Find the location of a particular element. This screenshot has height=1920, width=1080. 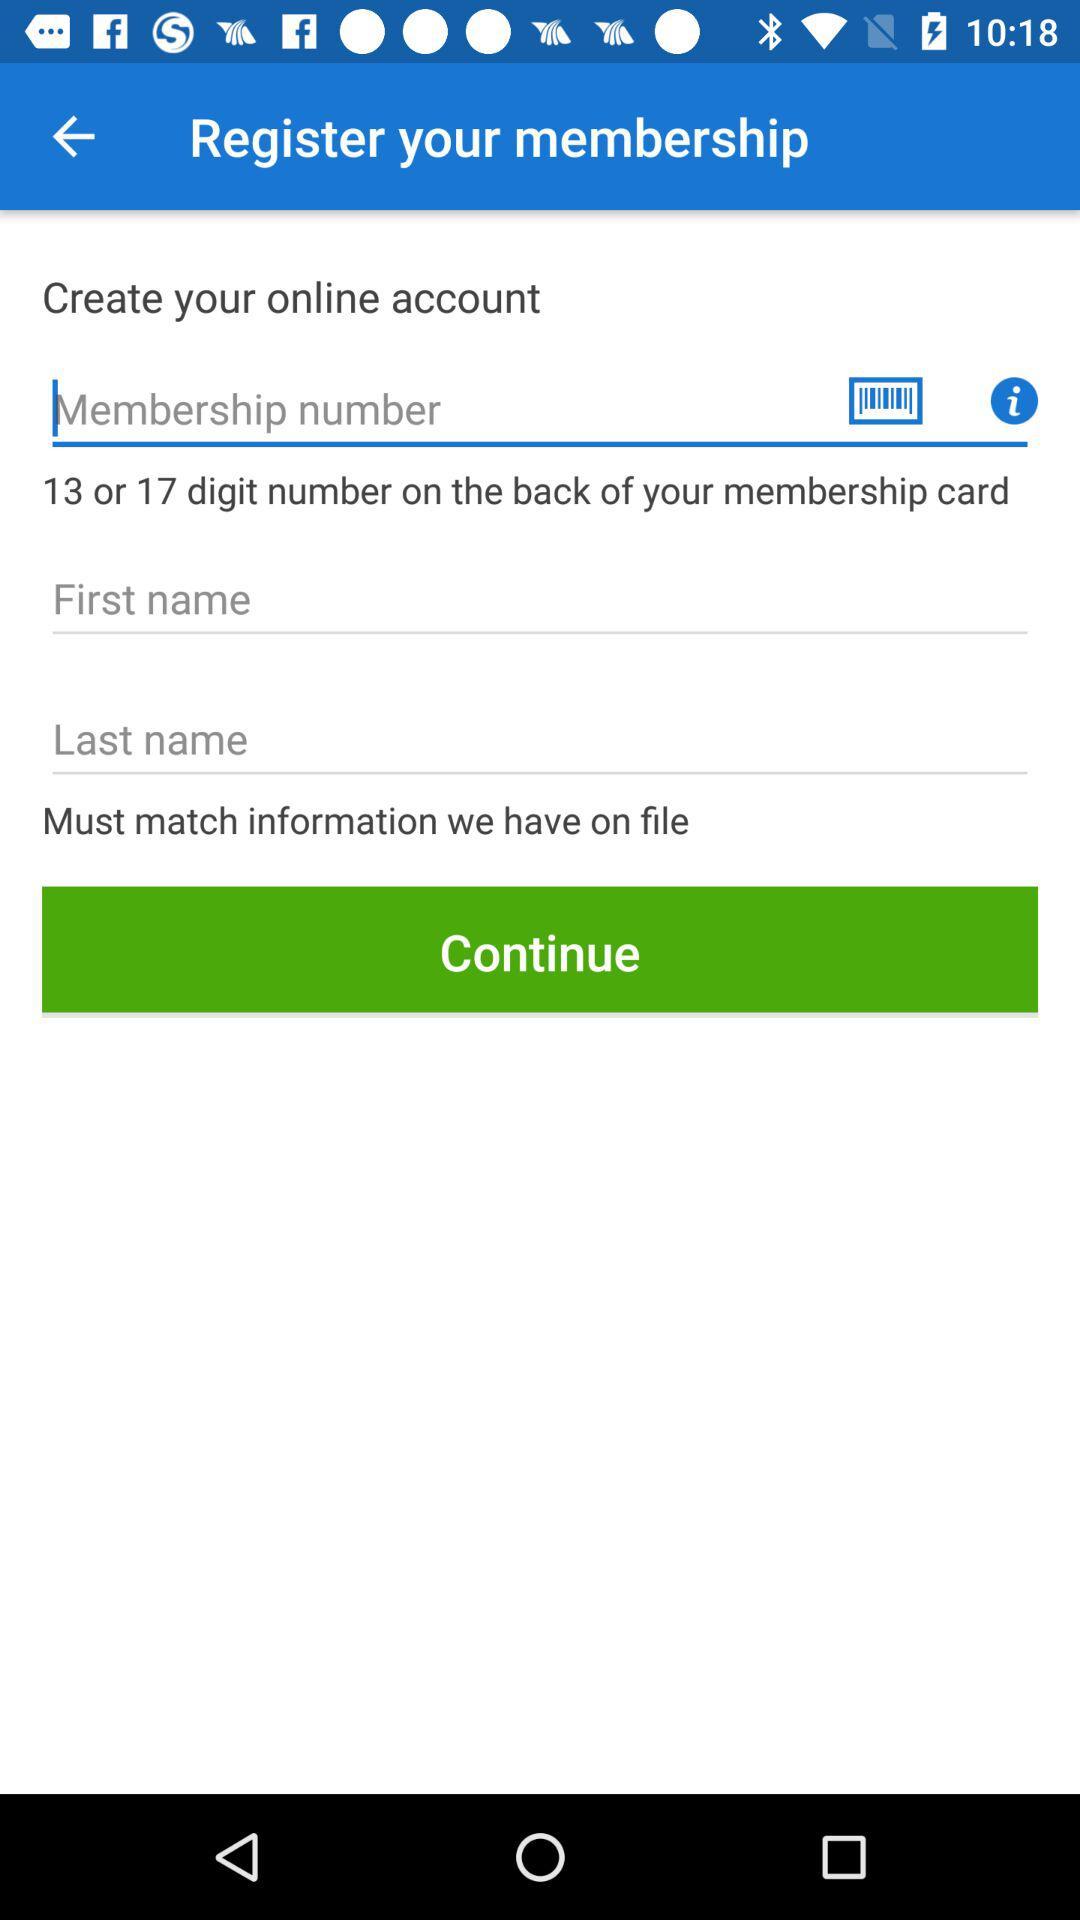

information icon is located at coordinates (1014, 400).